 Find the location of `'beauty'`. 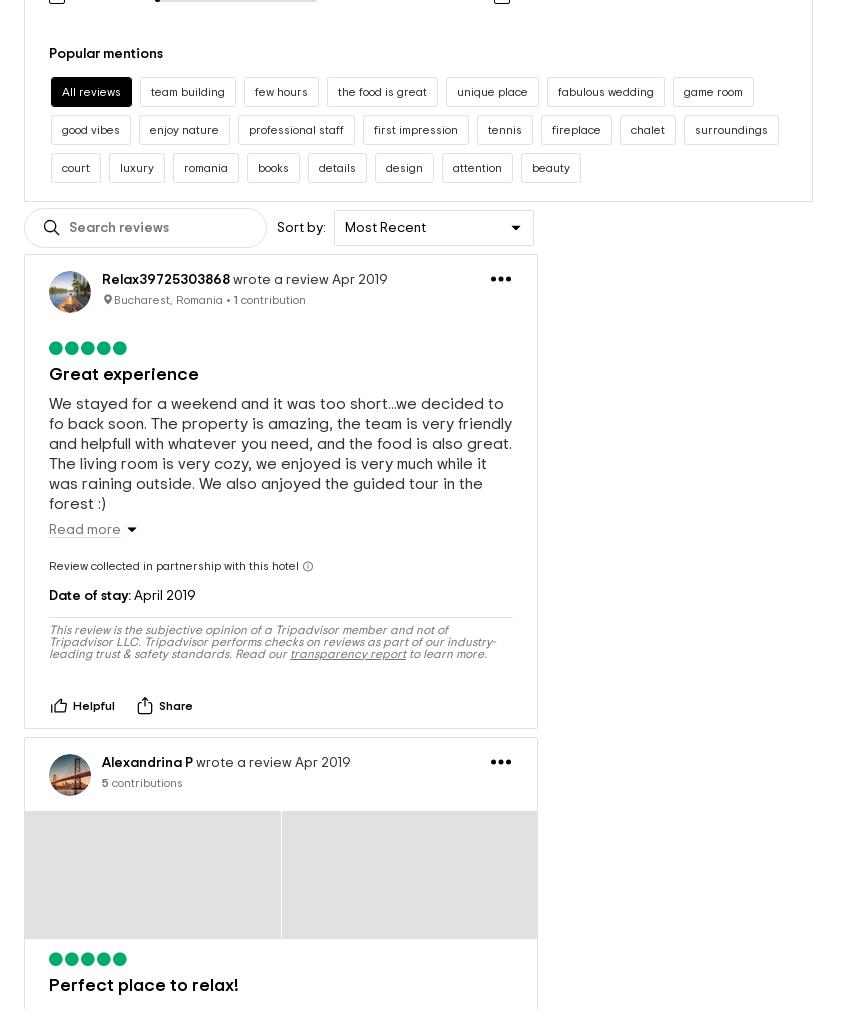

'beauty' is located at coordinates (551, 146).